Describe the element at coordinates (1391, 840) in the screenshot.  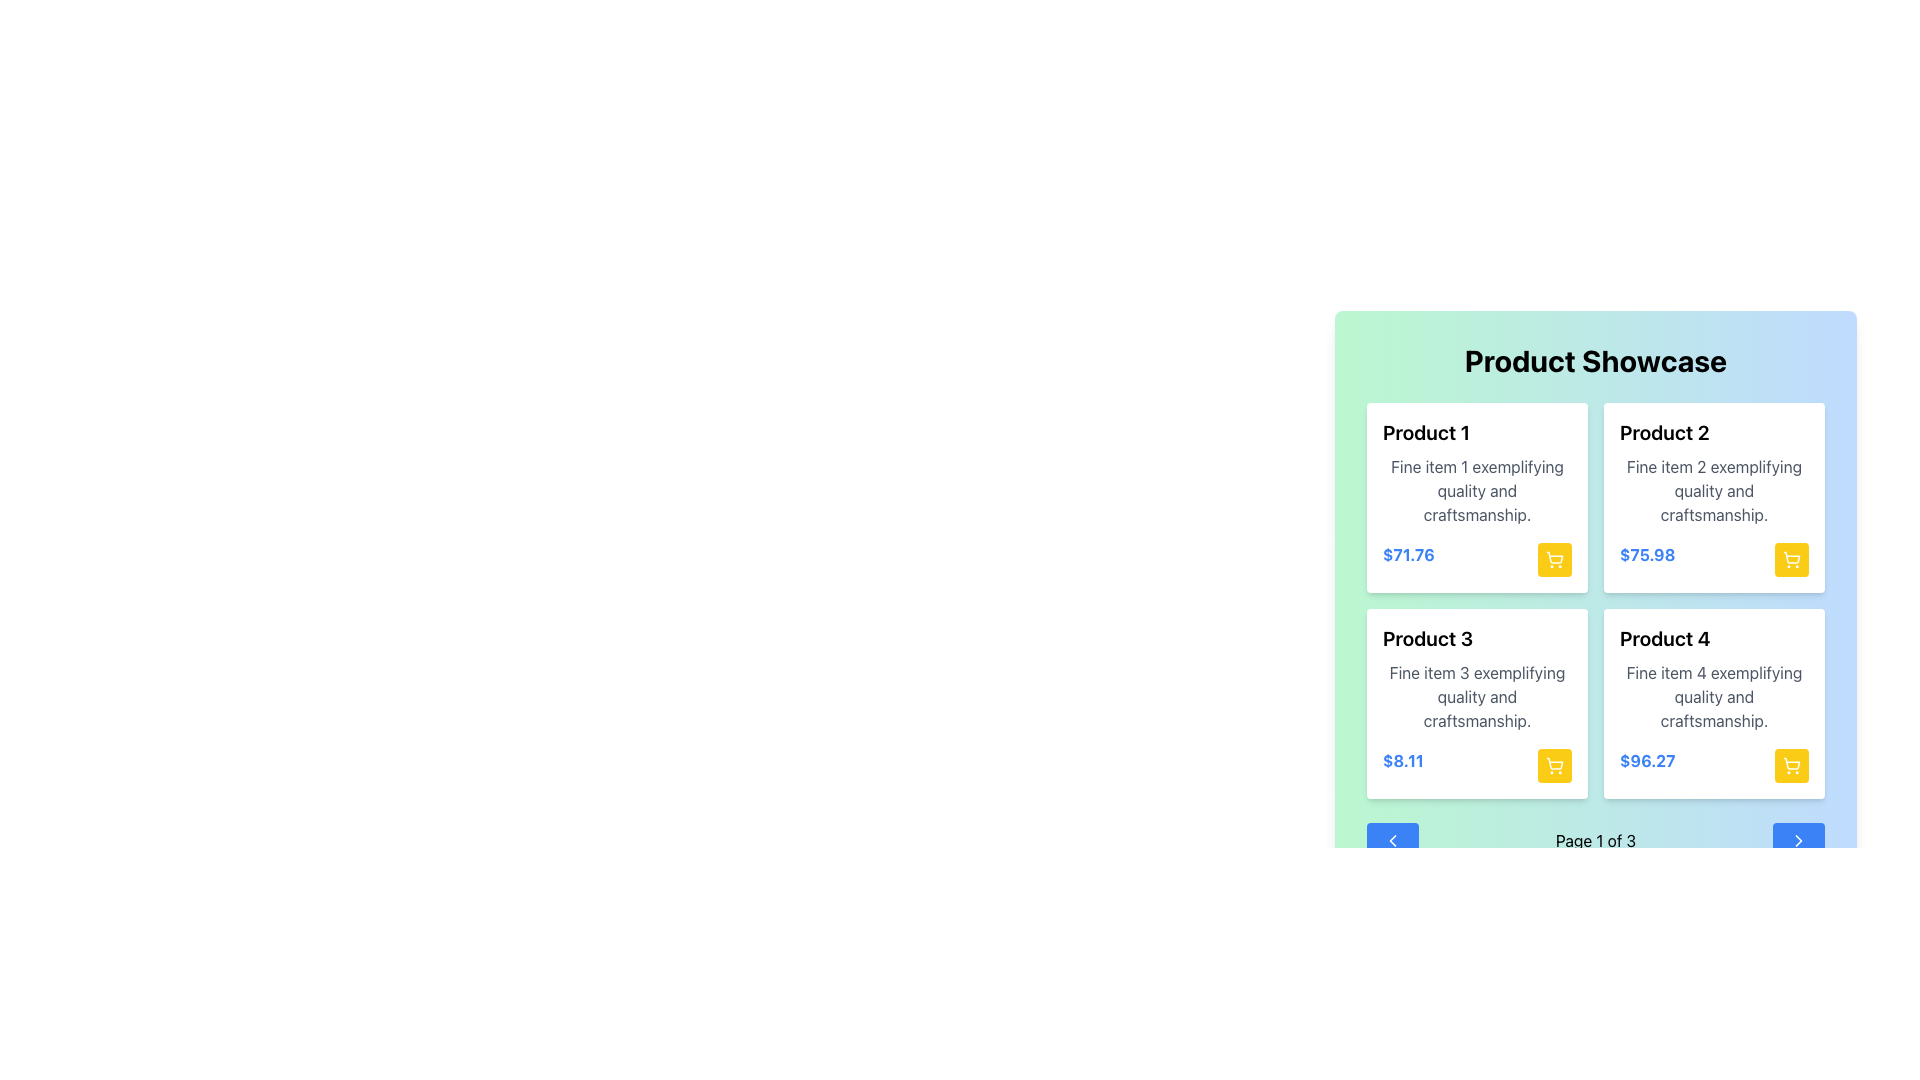
I see `the 'Previous Page' button located at the bottom of the page, directly to the left of the text 'Page 1 of 3'` at that location.